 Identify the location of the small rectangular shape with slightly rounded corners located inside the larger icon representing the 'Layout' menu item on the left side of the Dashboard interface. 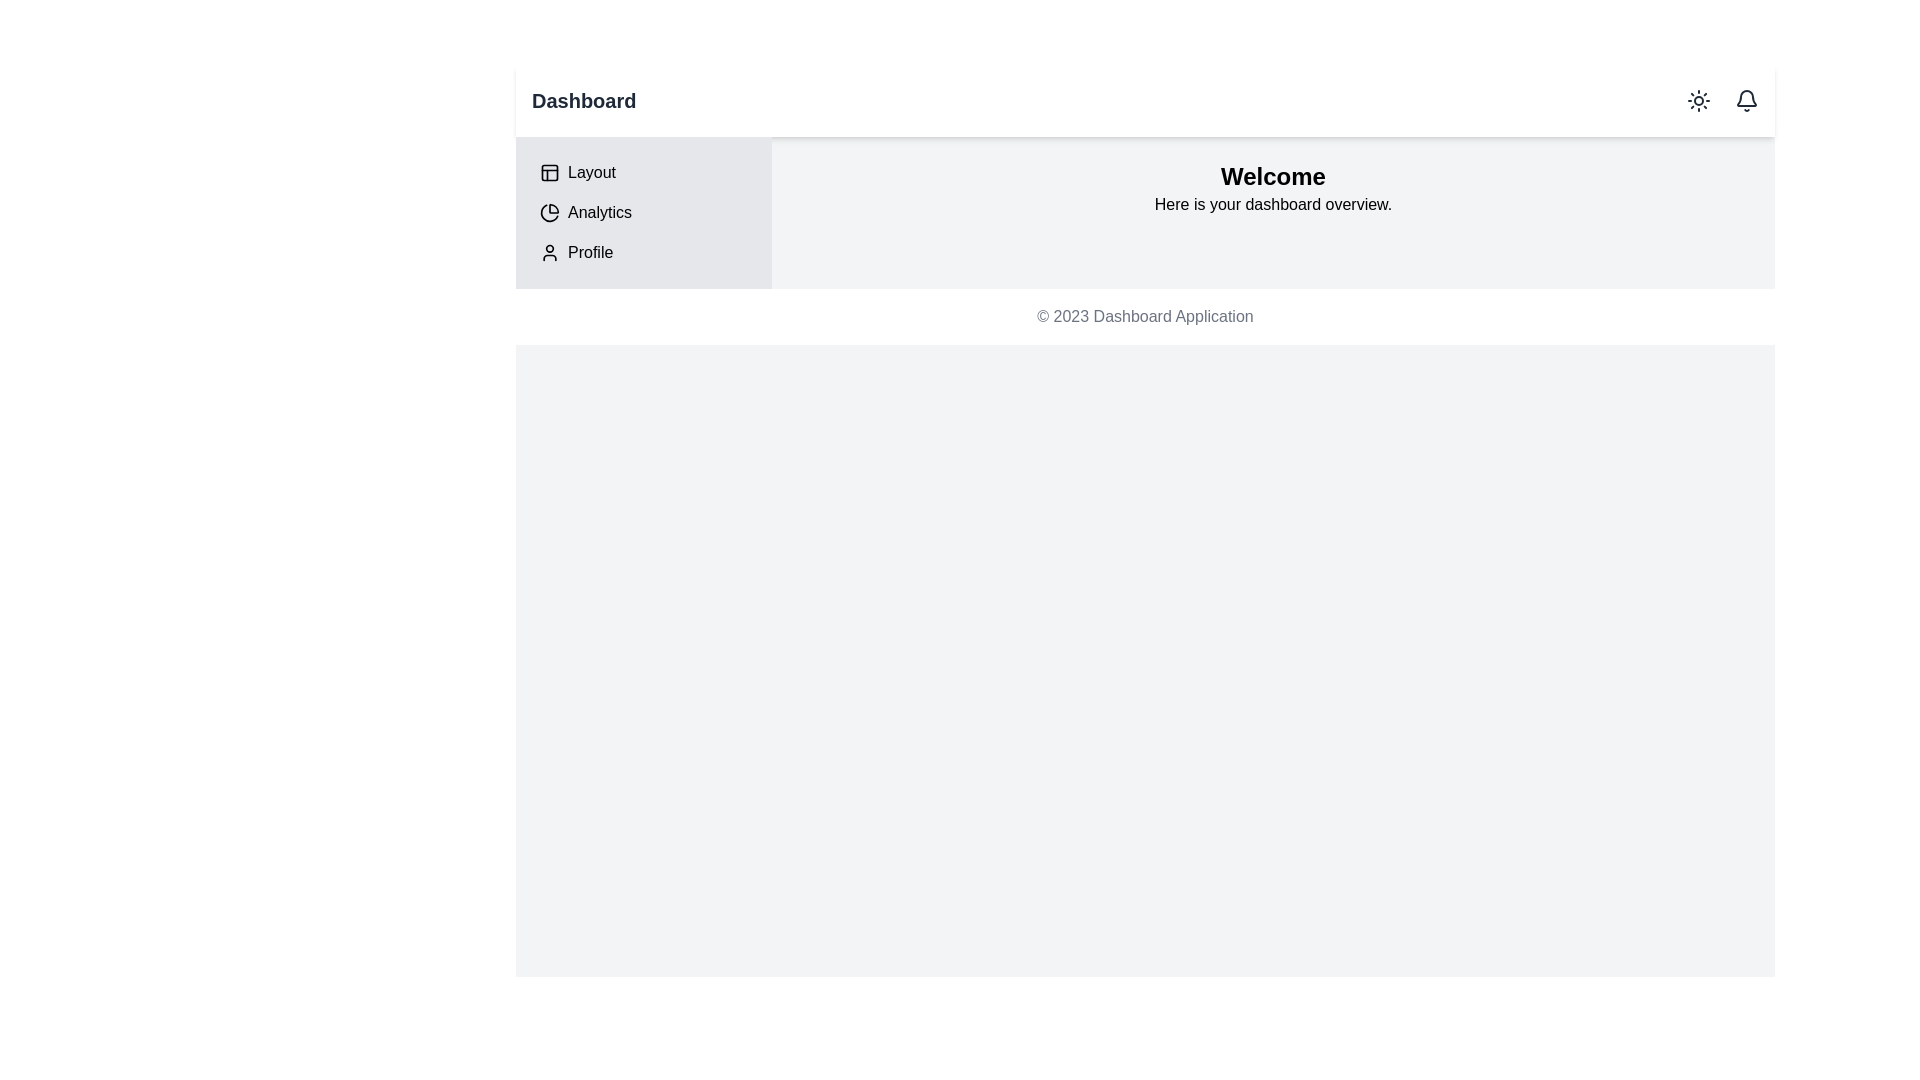
(550, 172).